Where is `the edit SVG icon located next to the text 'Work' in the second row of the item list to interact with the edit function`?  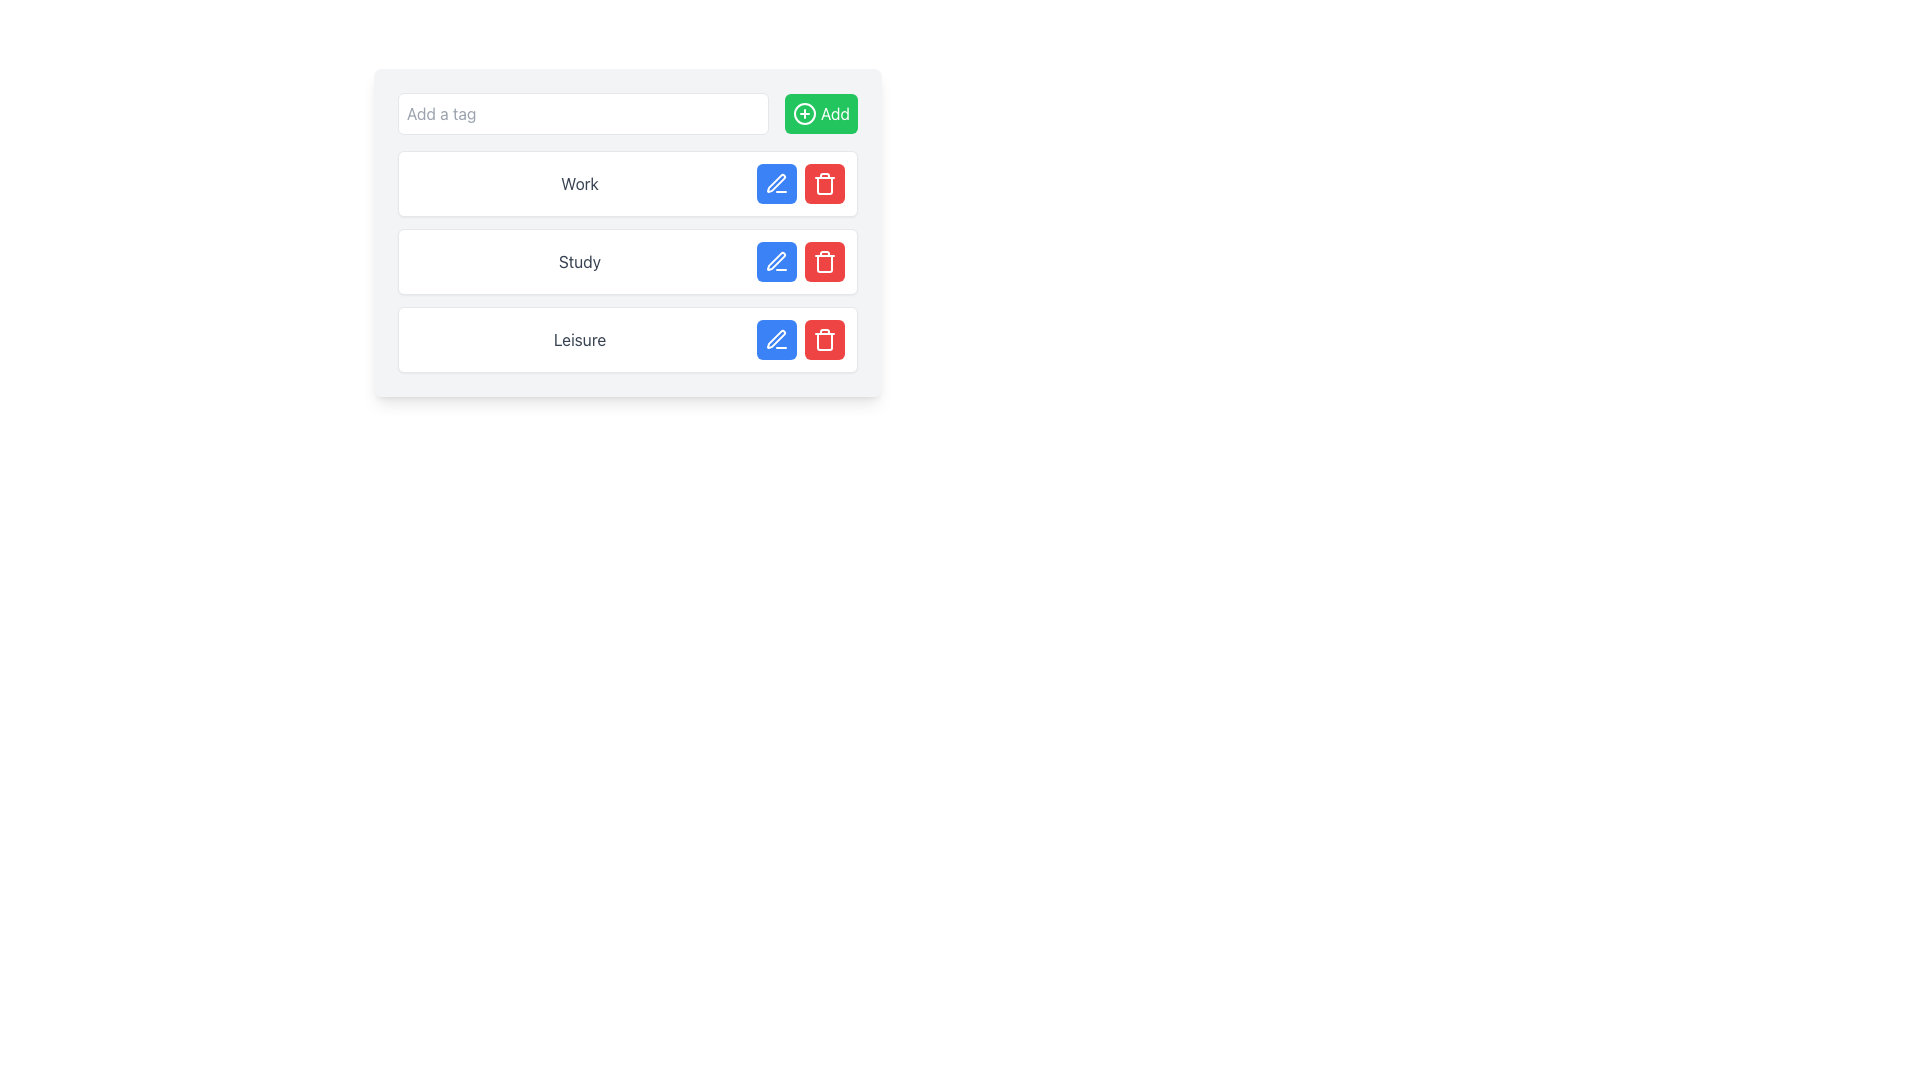
the edit SVG icon located next to the text 'Work' in the second row of the item list to interact with the edit function is located at coordinates (776, 184).